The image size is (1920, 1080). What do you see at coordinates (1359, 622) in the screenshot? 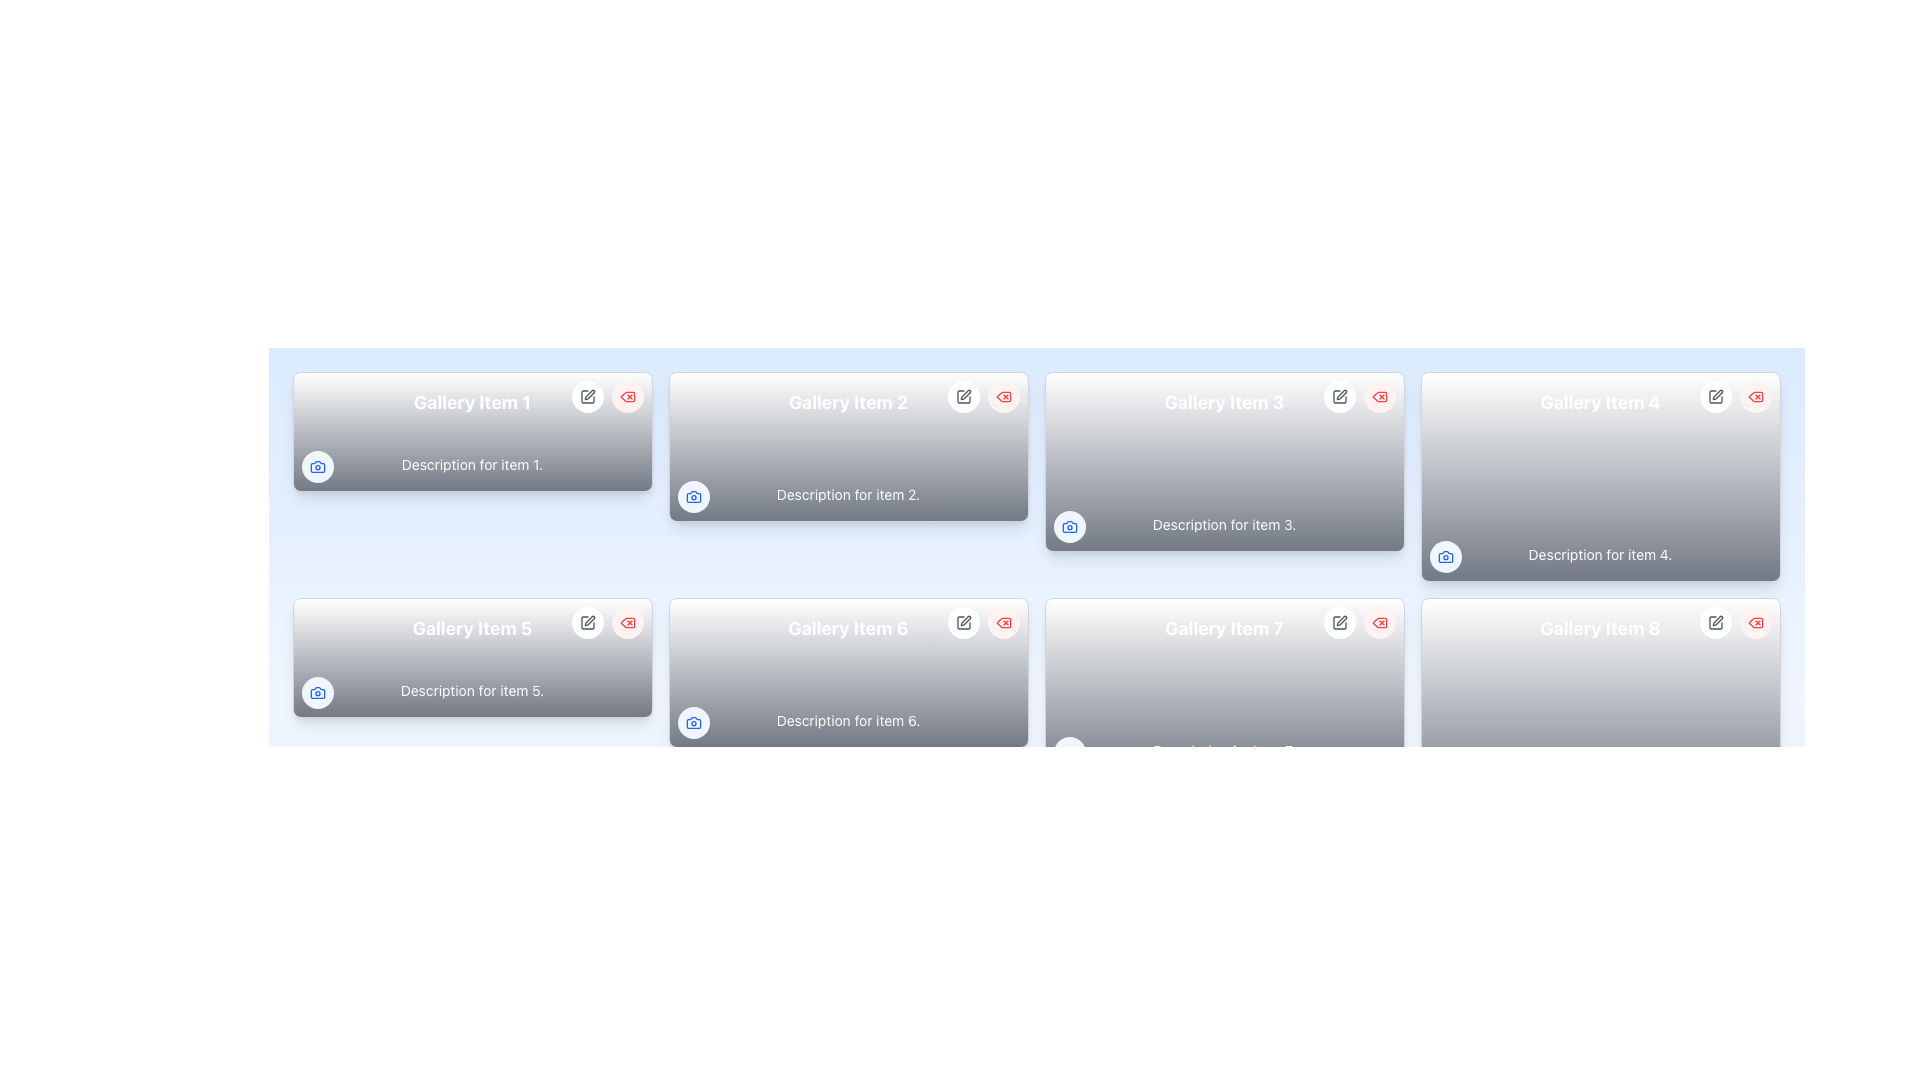
I see `the delete button in the Interactive Button Group located at the top-right corner of the 'Gallery Item 7' card` at bounding box center [1359, 622].